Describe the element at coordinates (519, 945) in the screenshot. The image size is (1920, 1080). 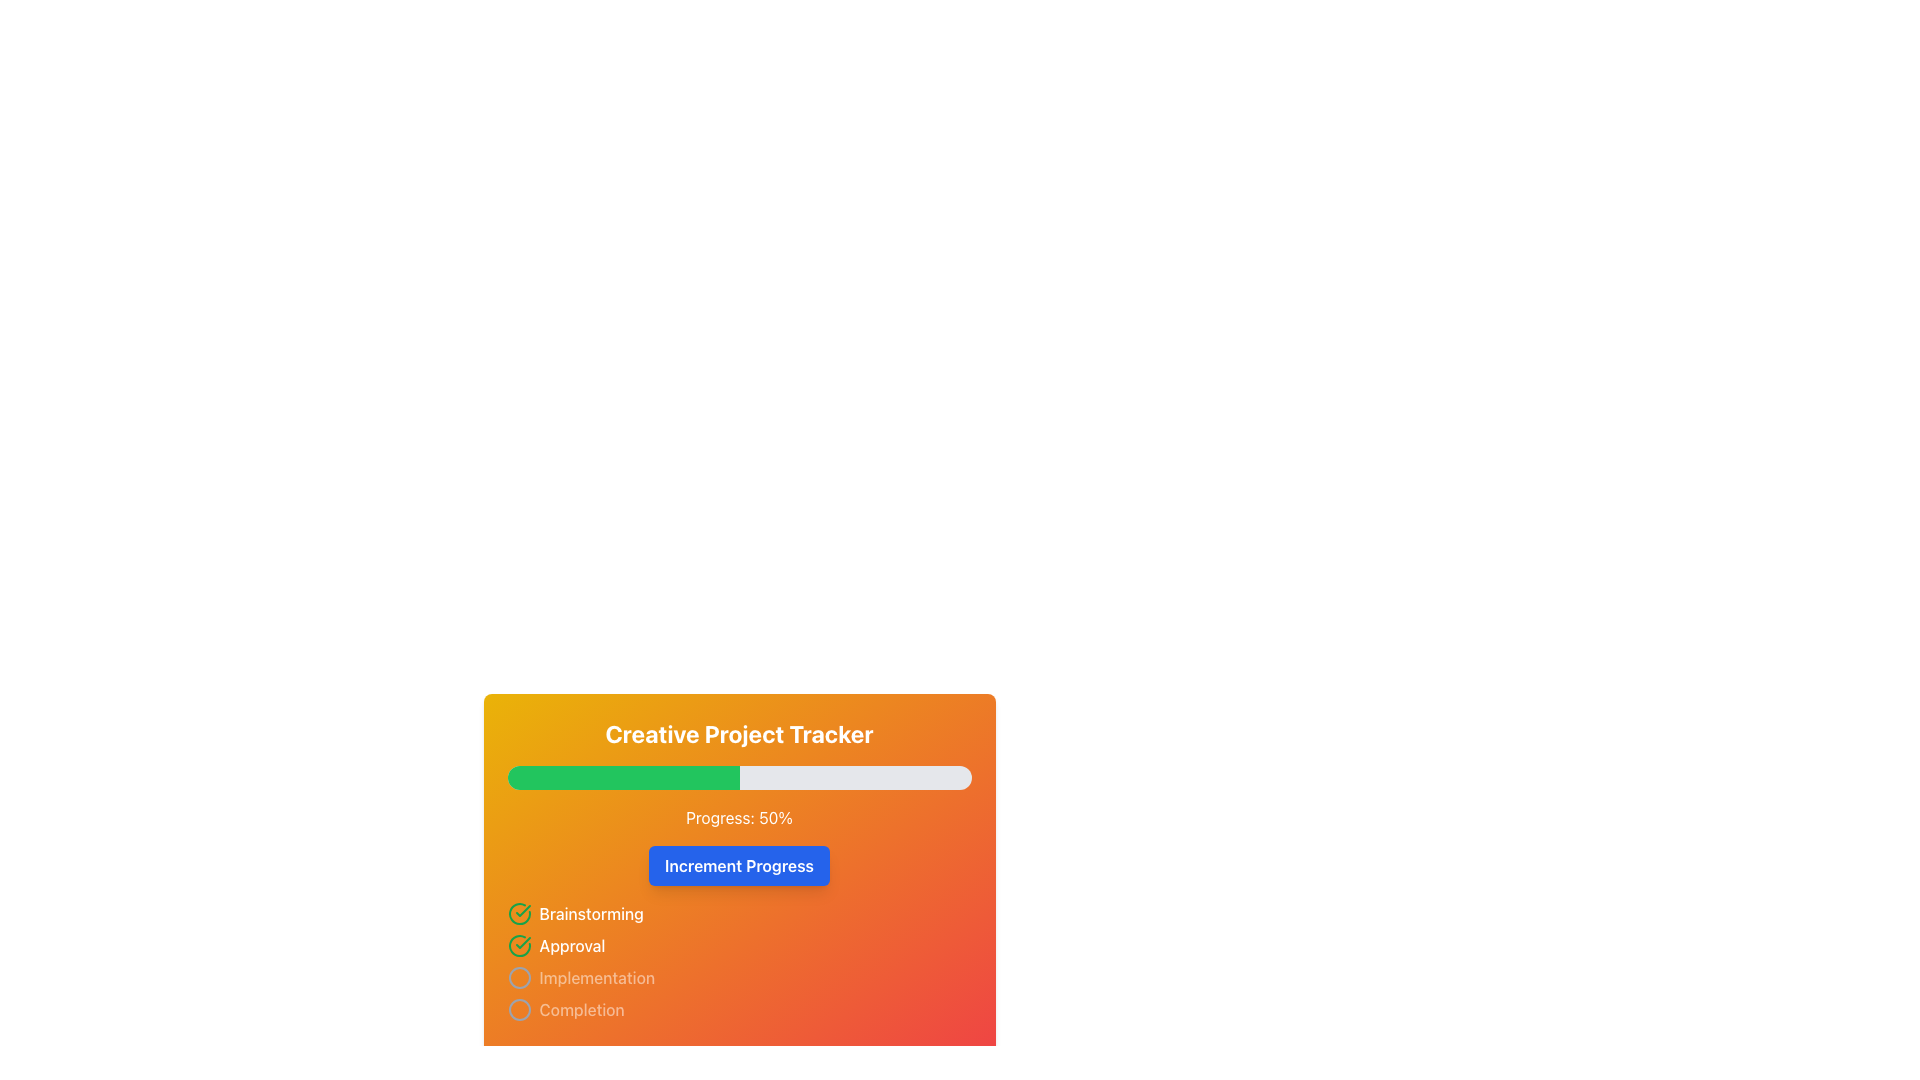
I see `the approval icon, which visually marks the approval step in the project's progress, located to the left of the text label 'Approval' in the vertical list of steps` at that location.